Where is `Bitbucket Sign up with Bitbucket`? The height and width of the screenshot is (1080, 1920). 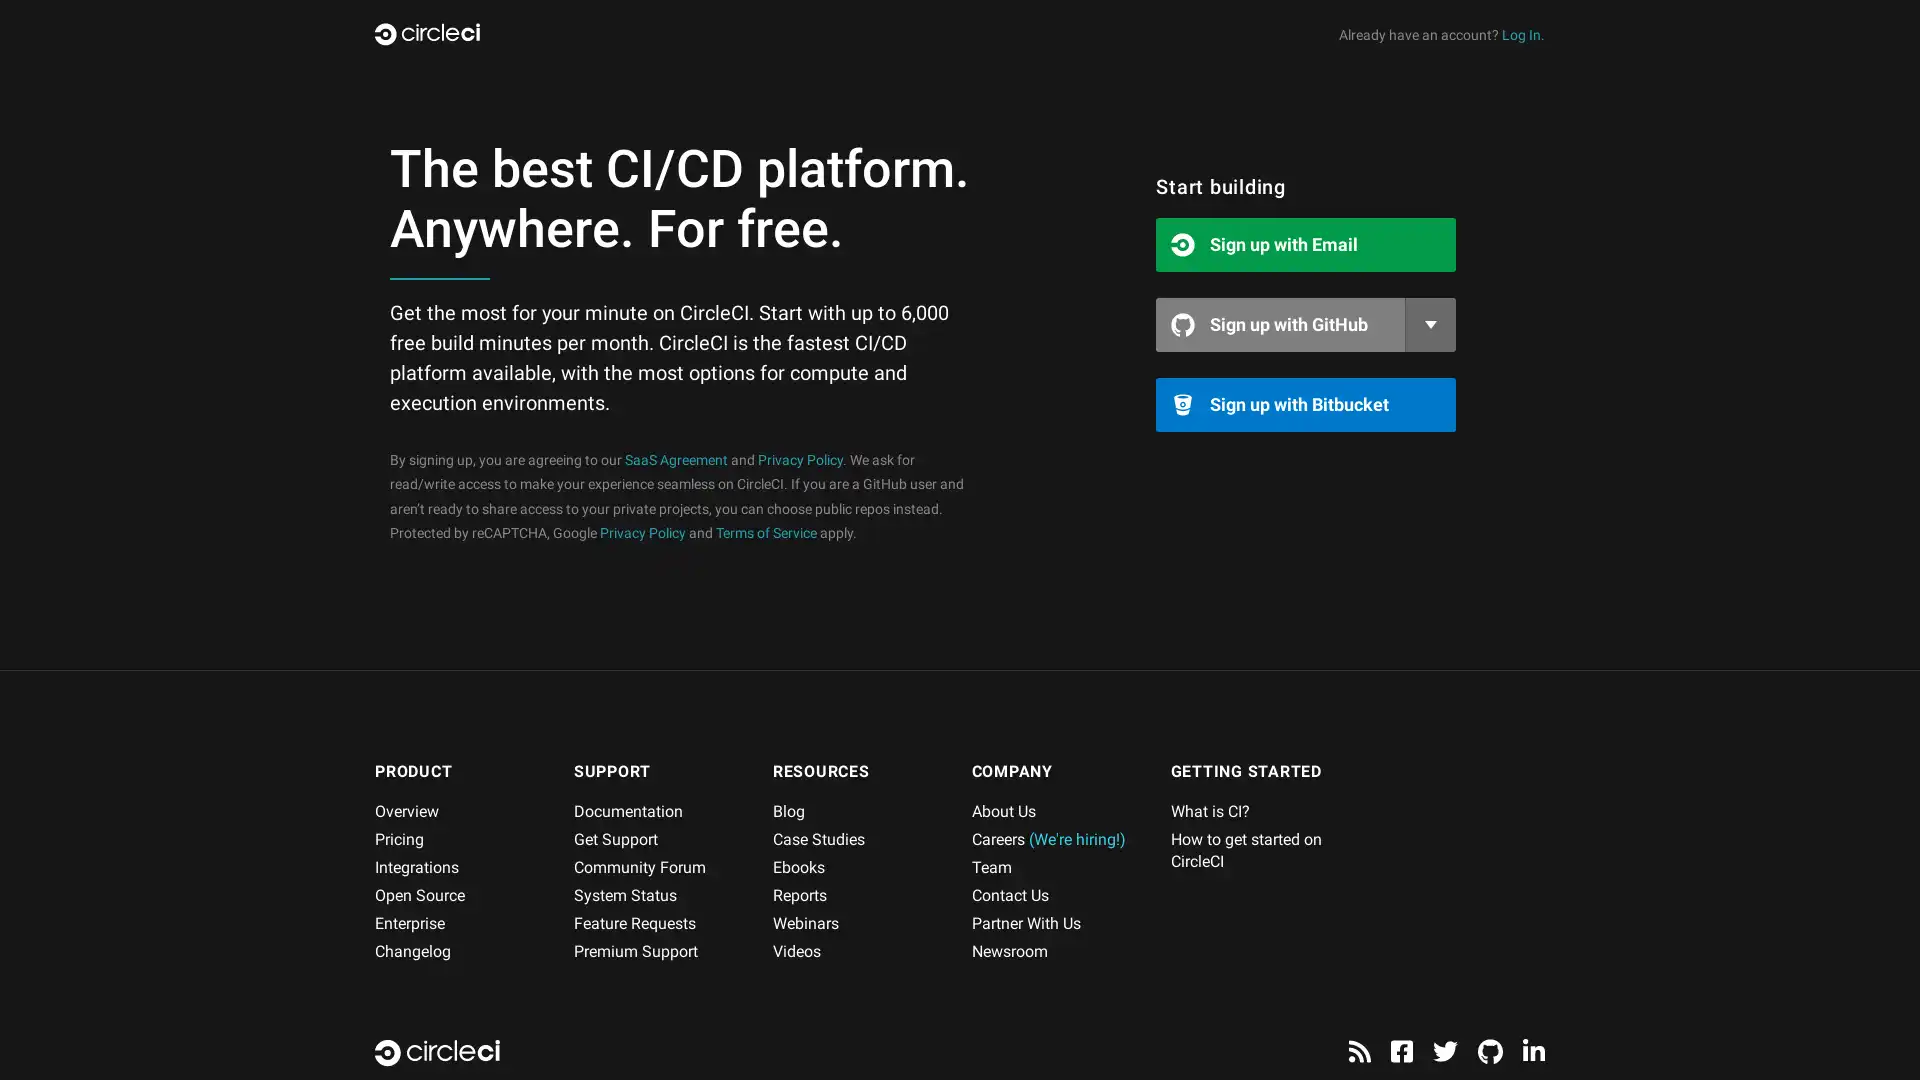
Bitbucket Sign up with Bitbucket is located at coordinates (1305, 405).